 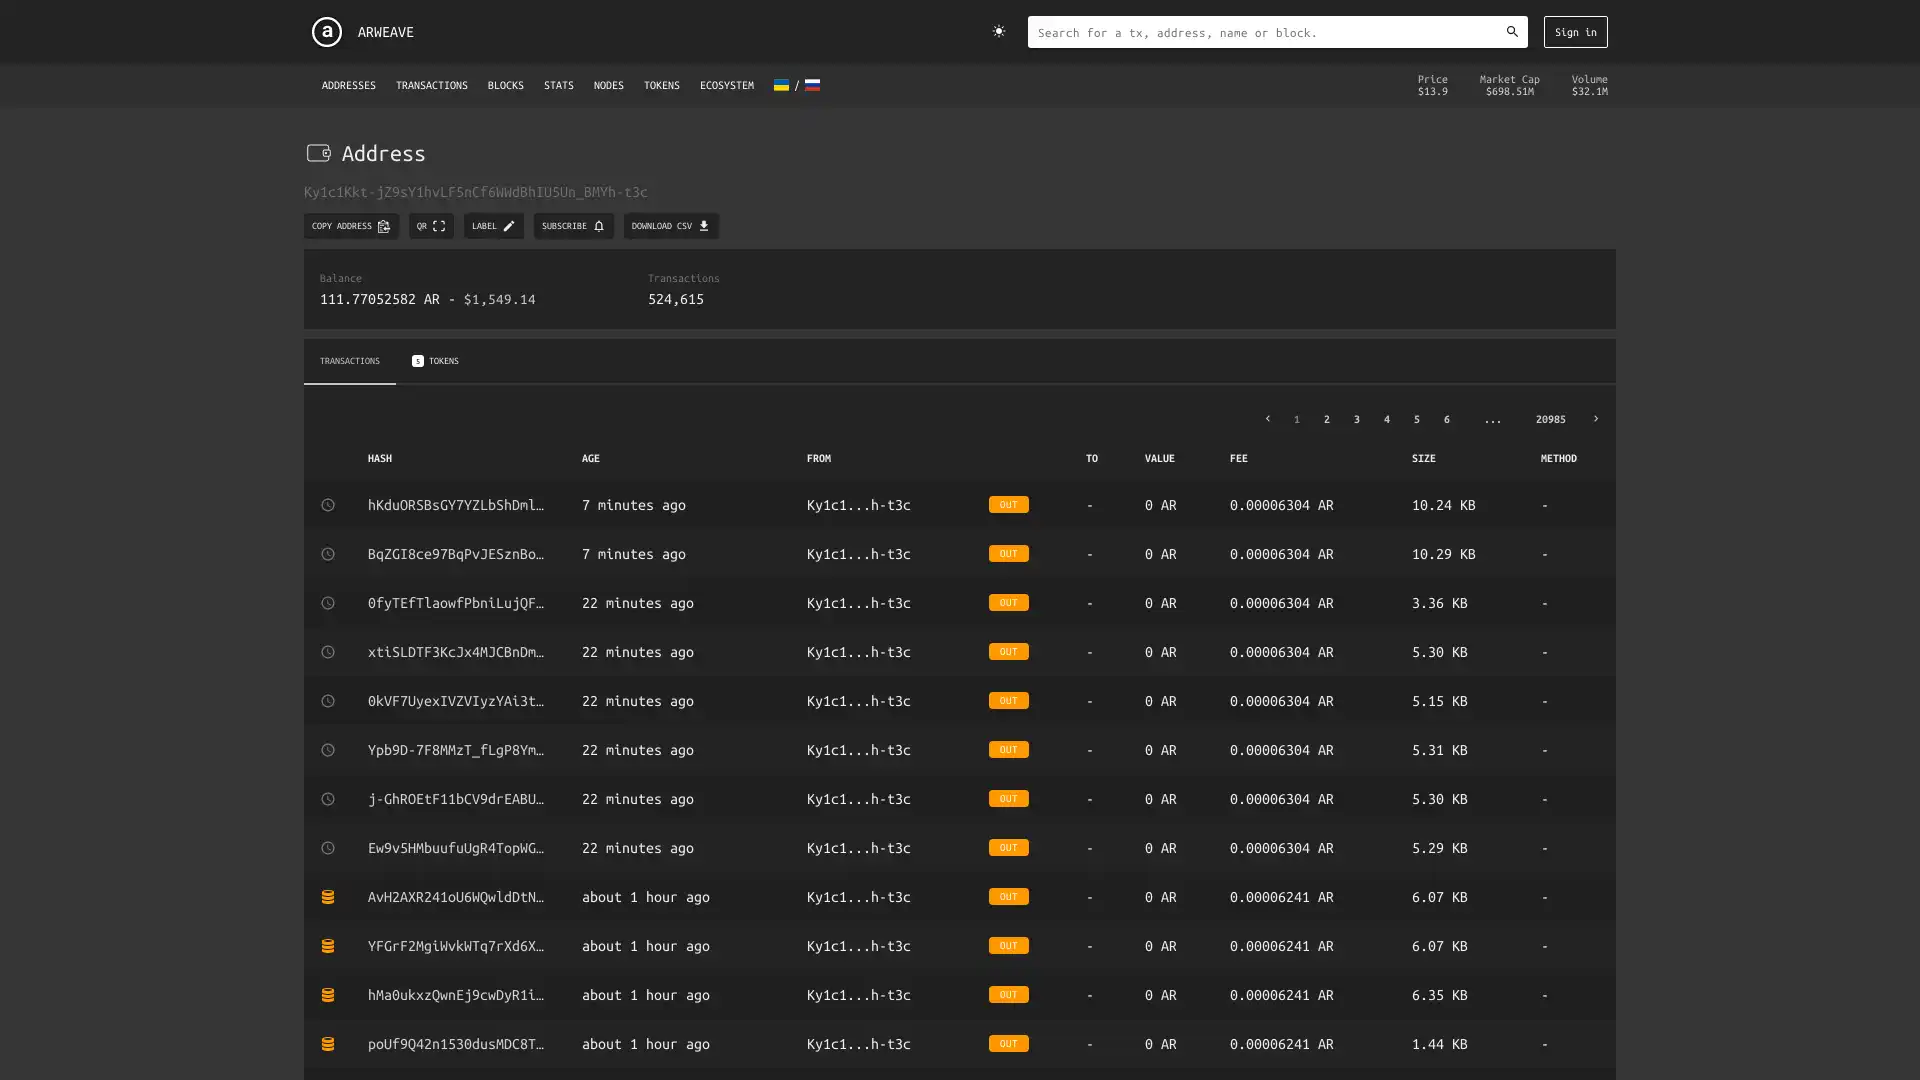 What do you see at coordinates (1356, 416) in the screenshot?
I see `Page 3` at bounding box center [1356, 416].